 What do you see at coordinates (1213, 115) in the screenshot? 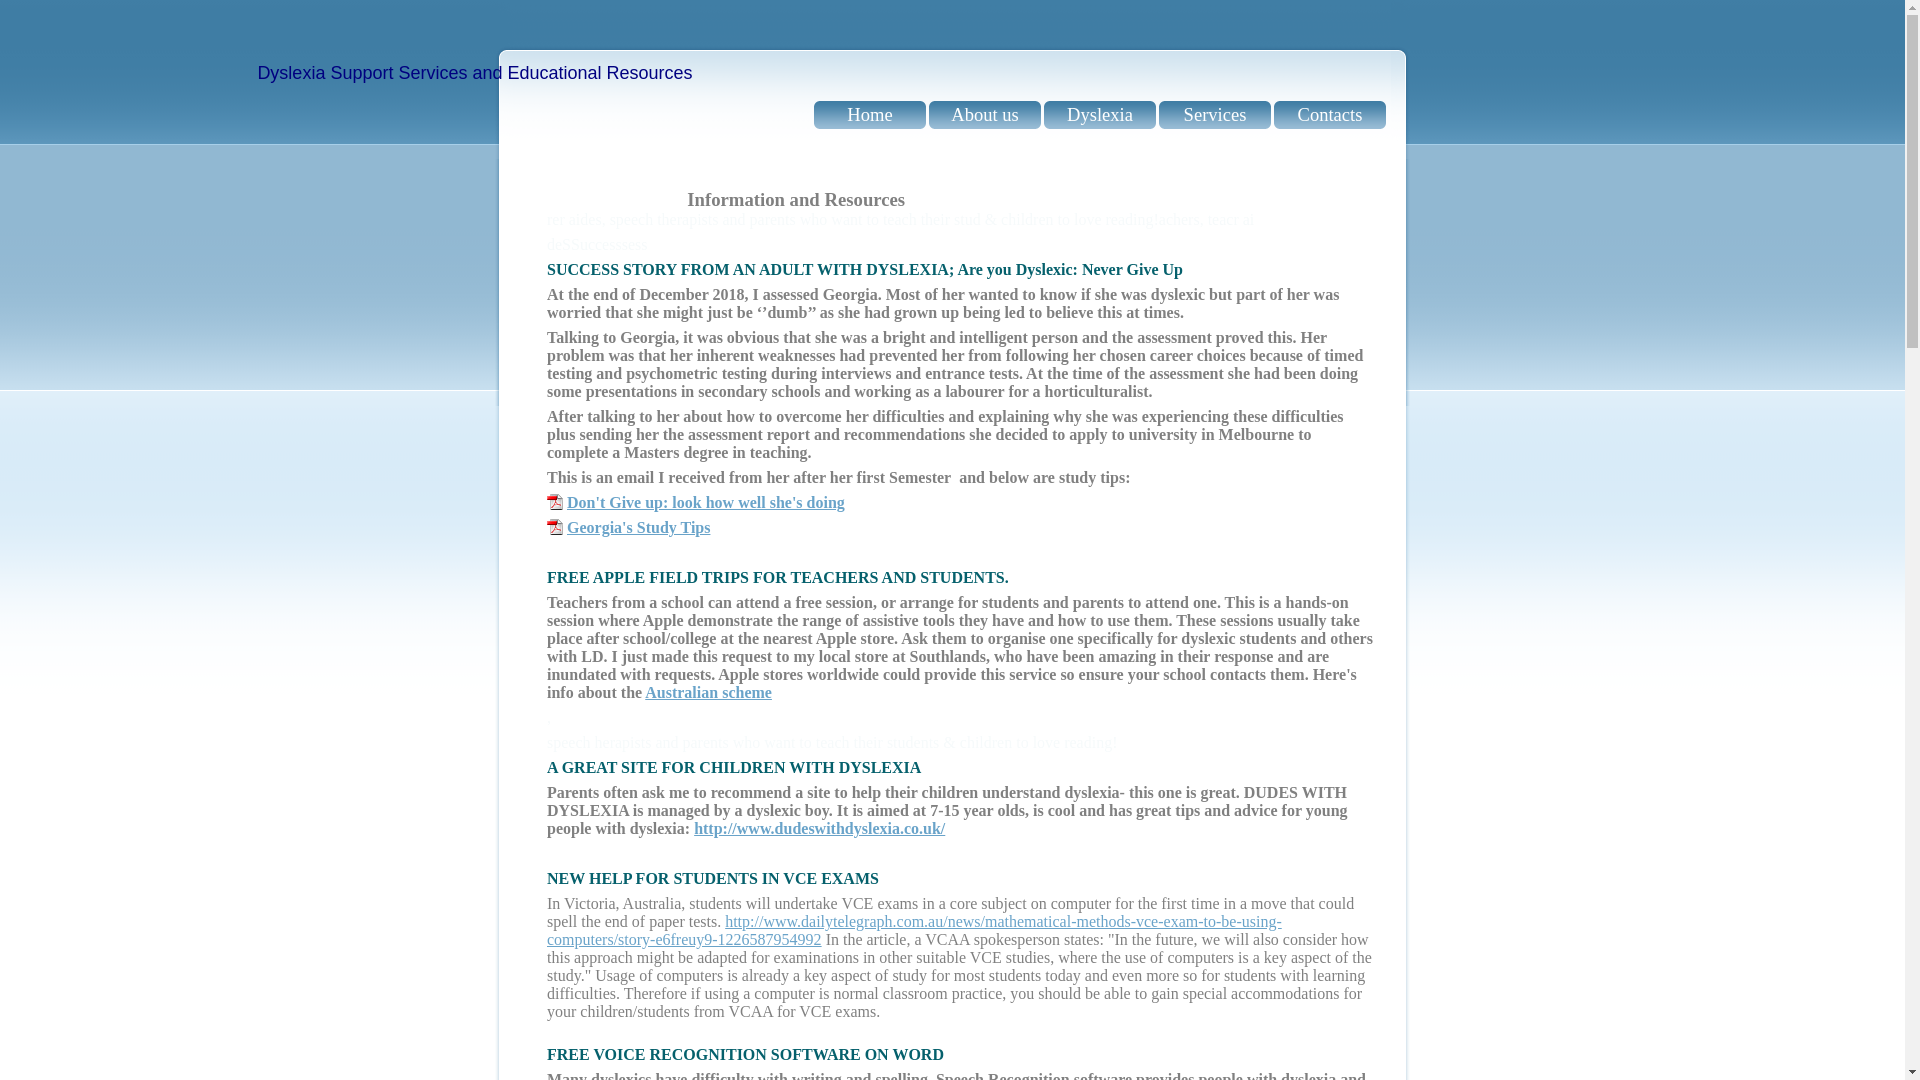
I see `'Services'` at bounding box center [1213, 115].